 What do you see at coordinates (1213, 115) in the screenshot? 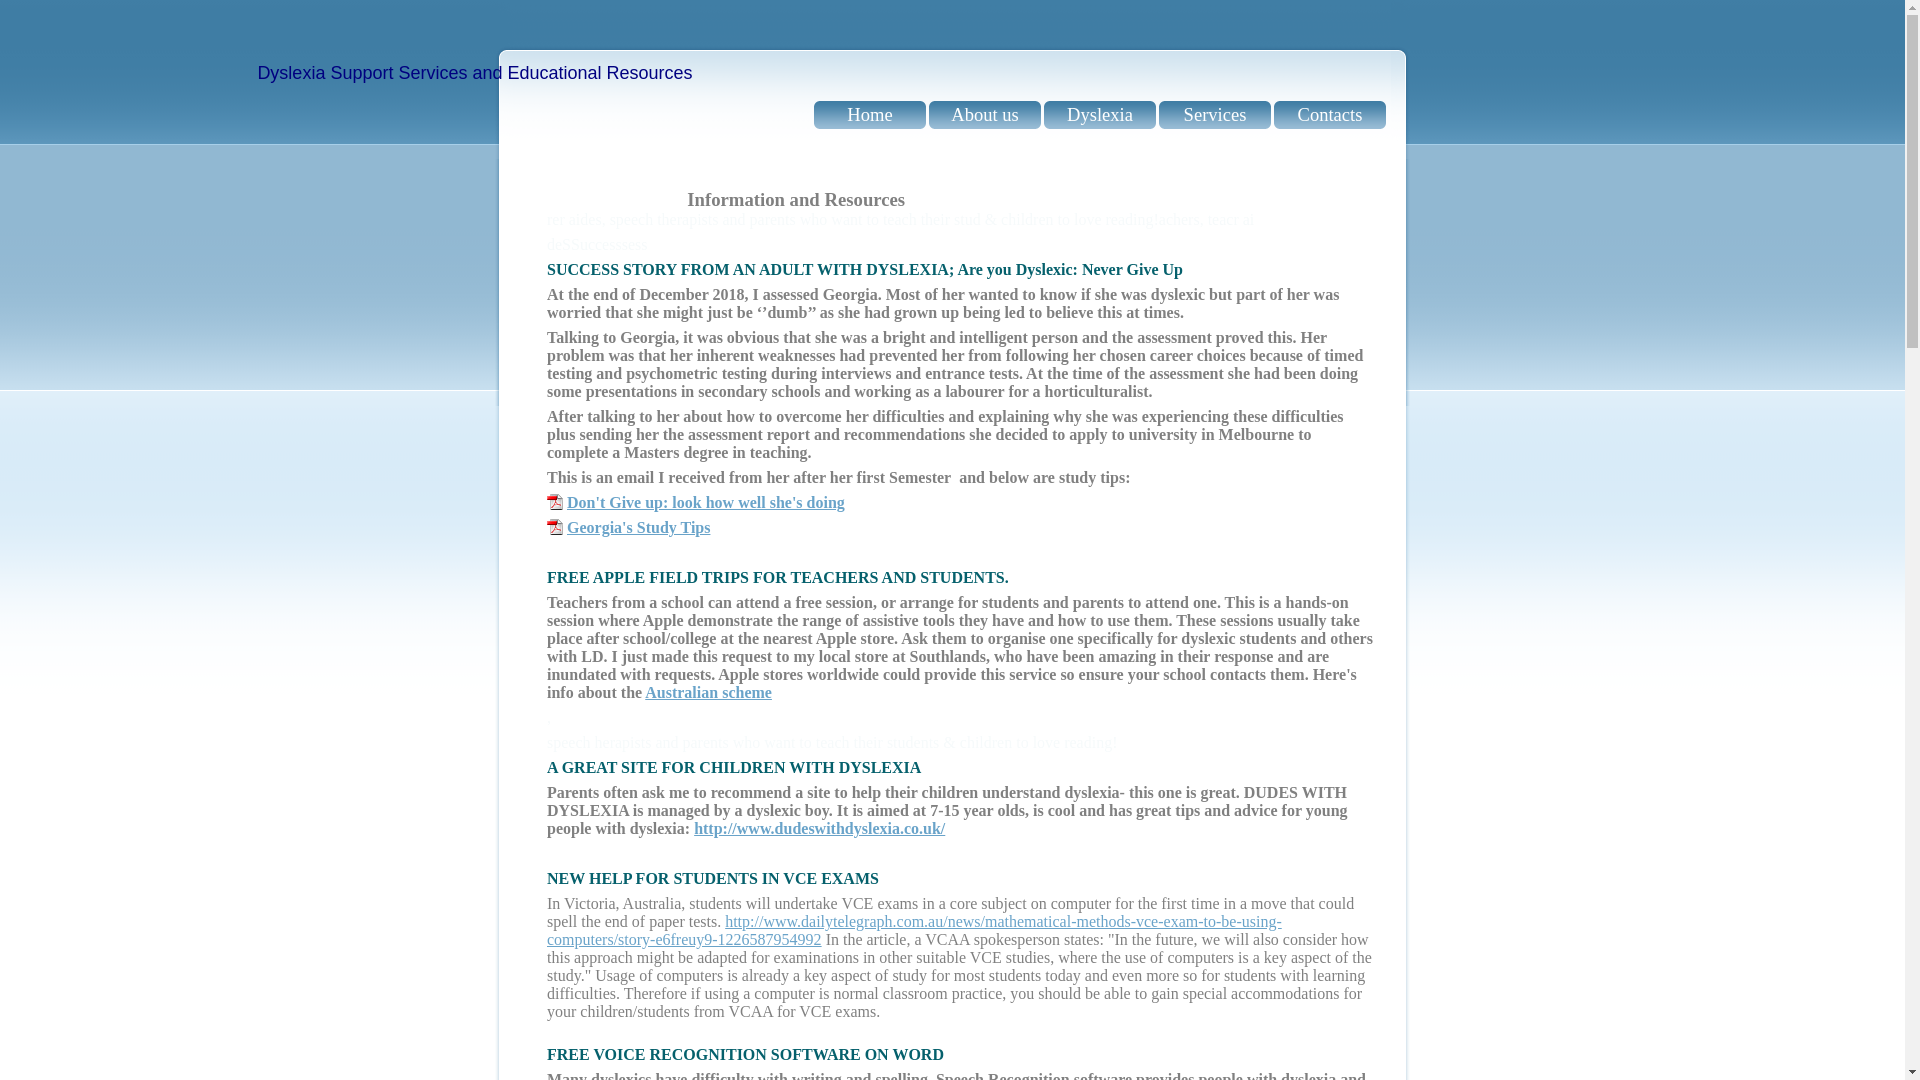
I see `'Services'` at bounding box center [1213, 115].